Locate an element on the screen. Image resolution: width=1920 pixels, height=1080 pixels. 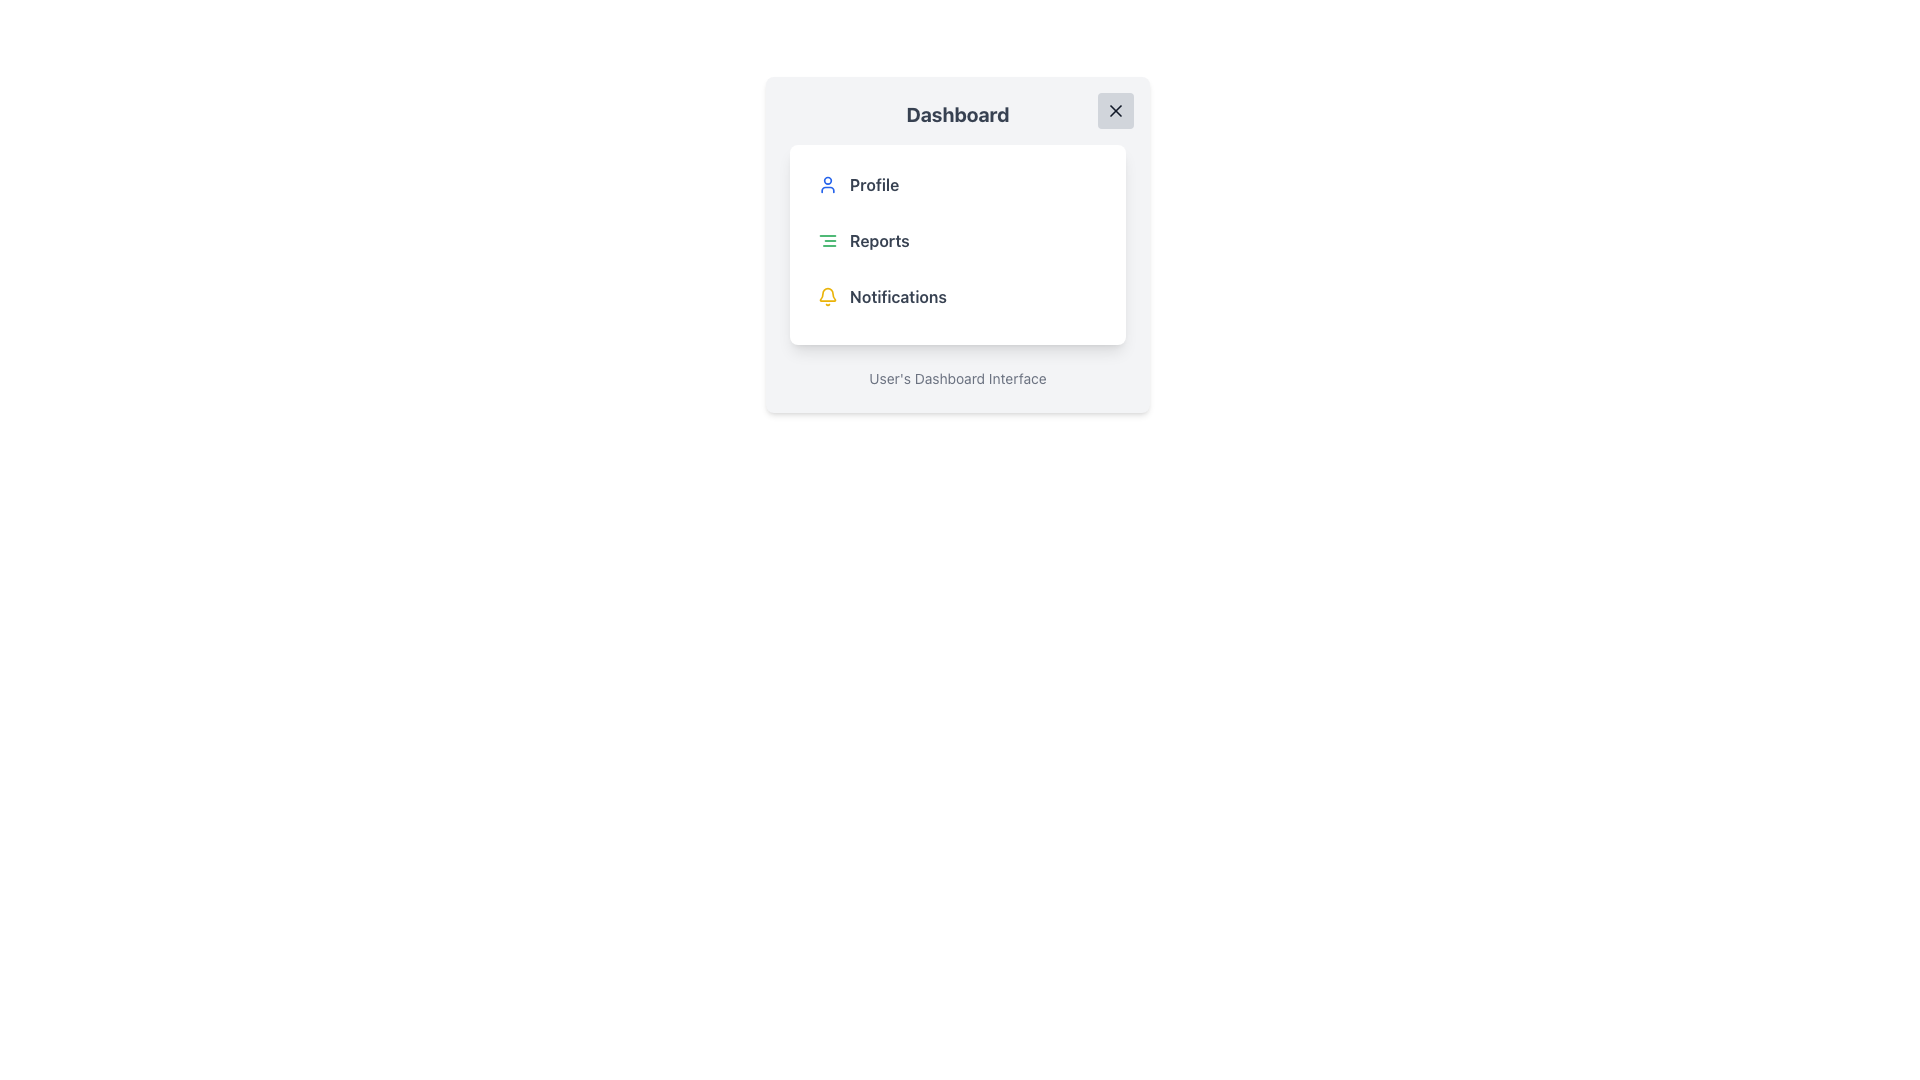
the 'Reports' icon element, which serves as a visual marker in the vertical list of options, positioned to the left of the text 'Reports' is located at coordinates (828, 239).